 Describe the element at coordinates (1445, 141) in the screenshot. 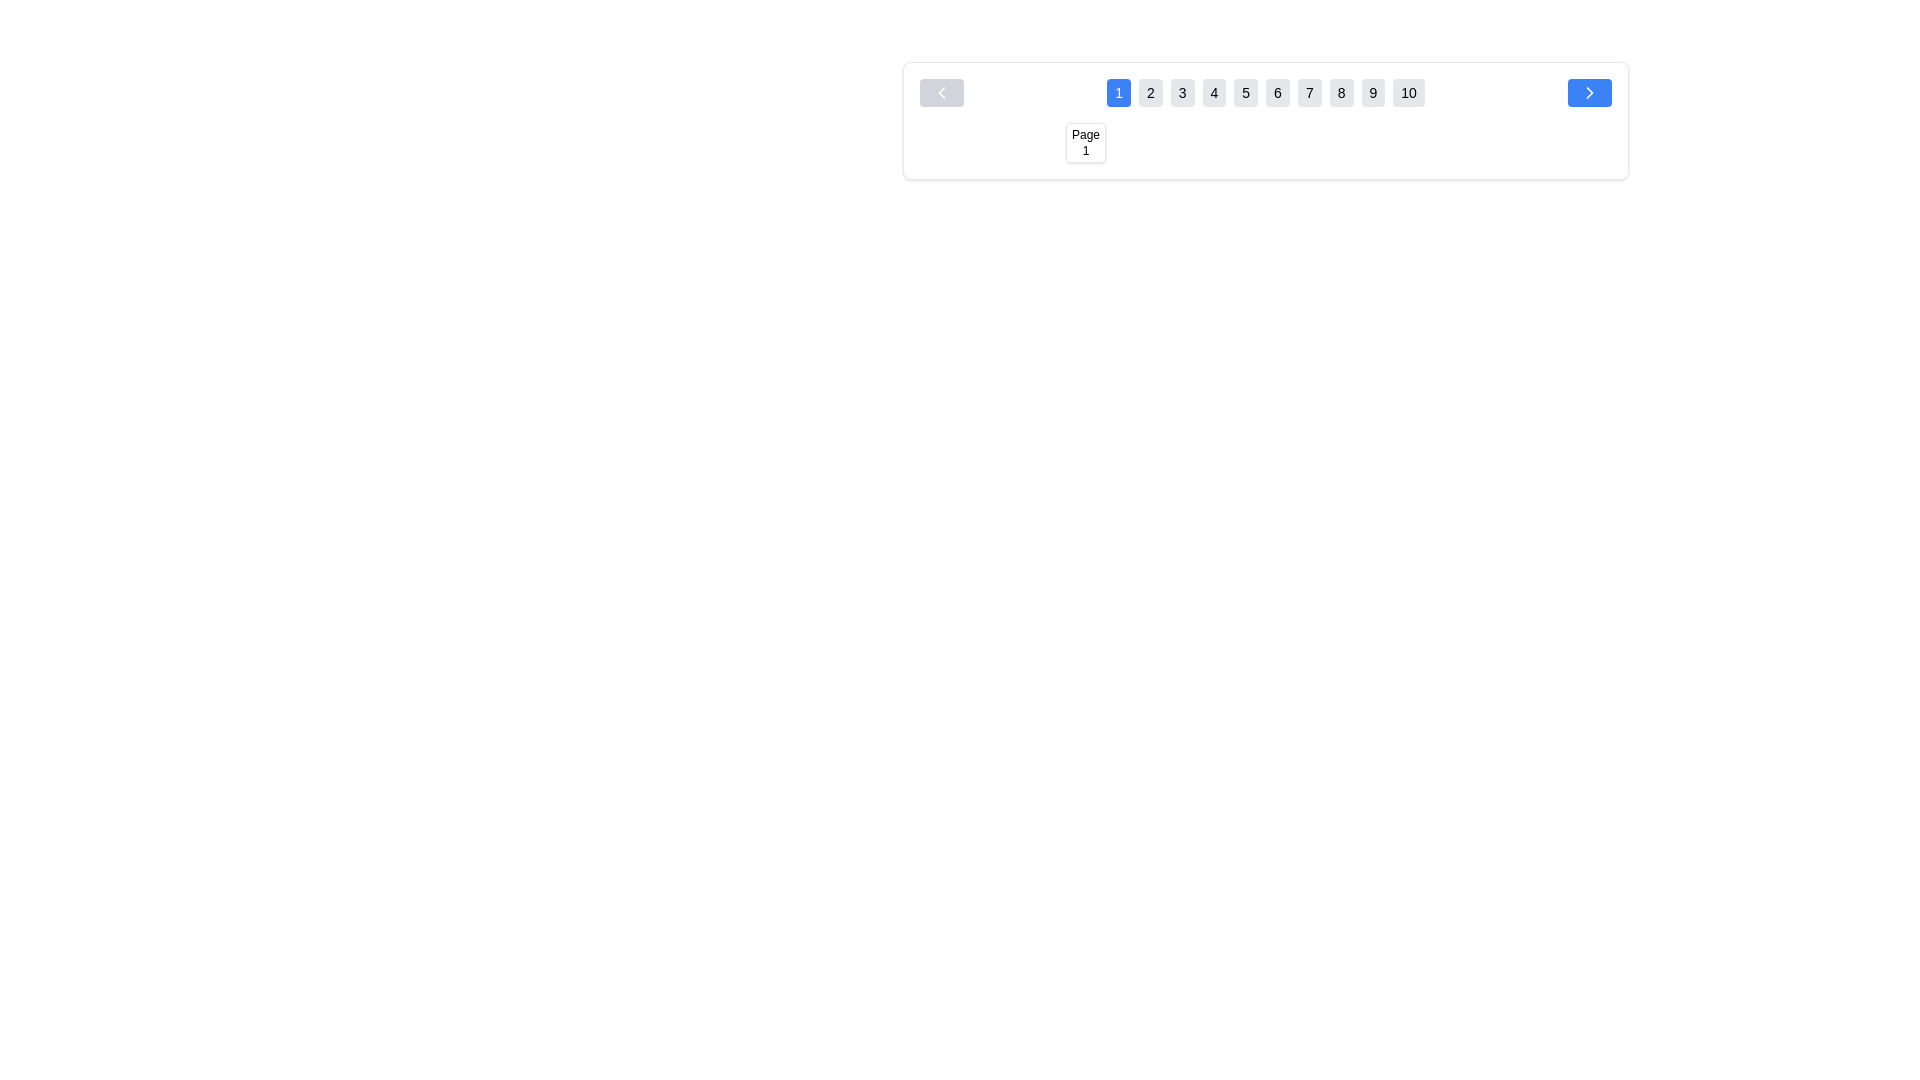

I see `the pagination control element that indicates Page 10, located at the rightmost position of the pagination components` at that location.